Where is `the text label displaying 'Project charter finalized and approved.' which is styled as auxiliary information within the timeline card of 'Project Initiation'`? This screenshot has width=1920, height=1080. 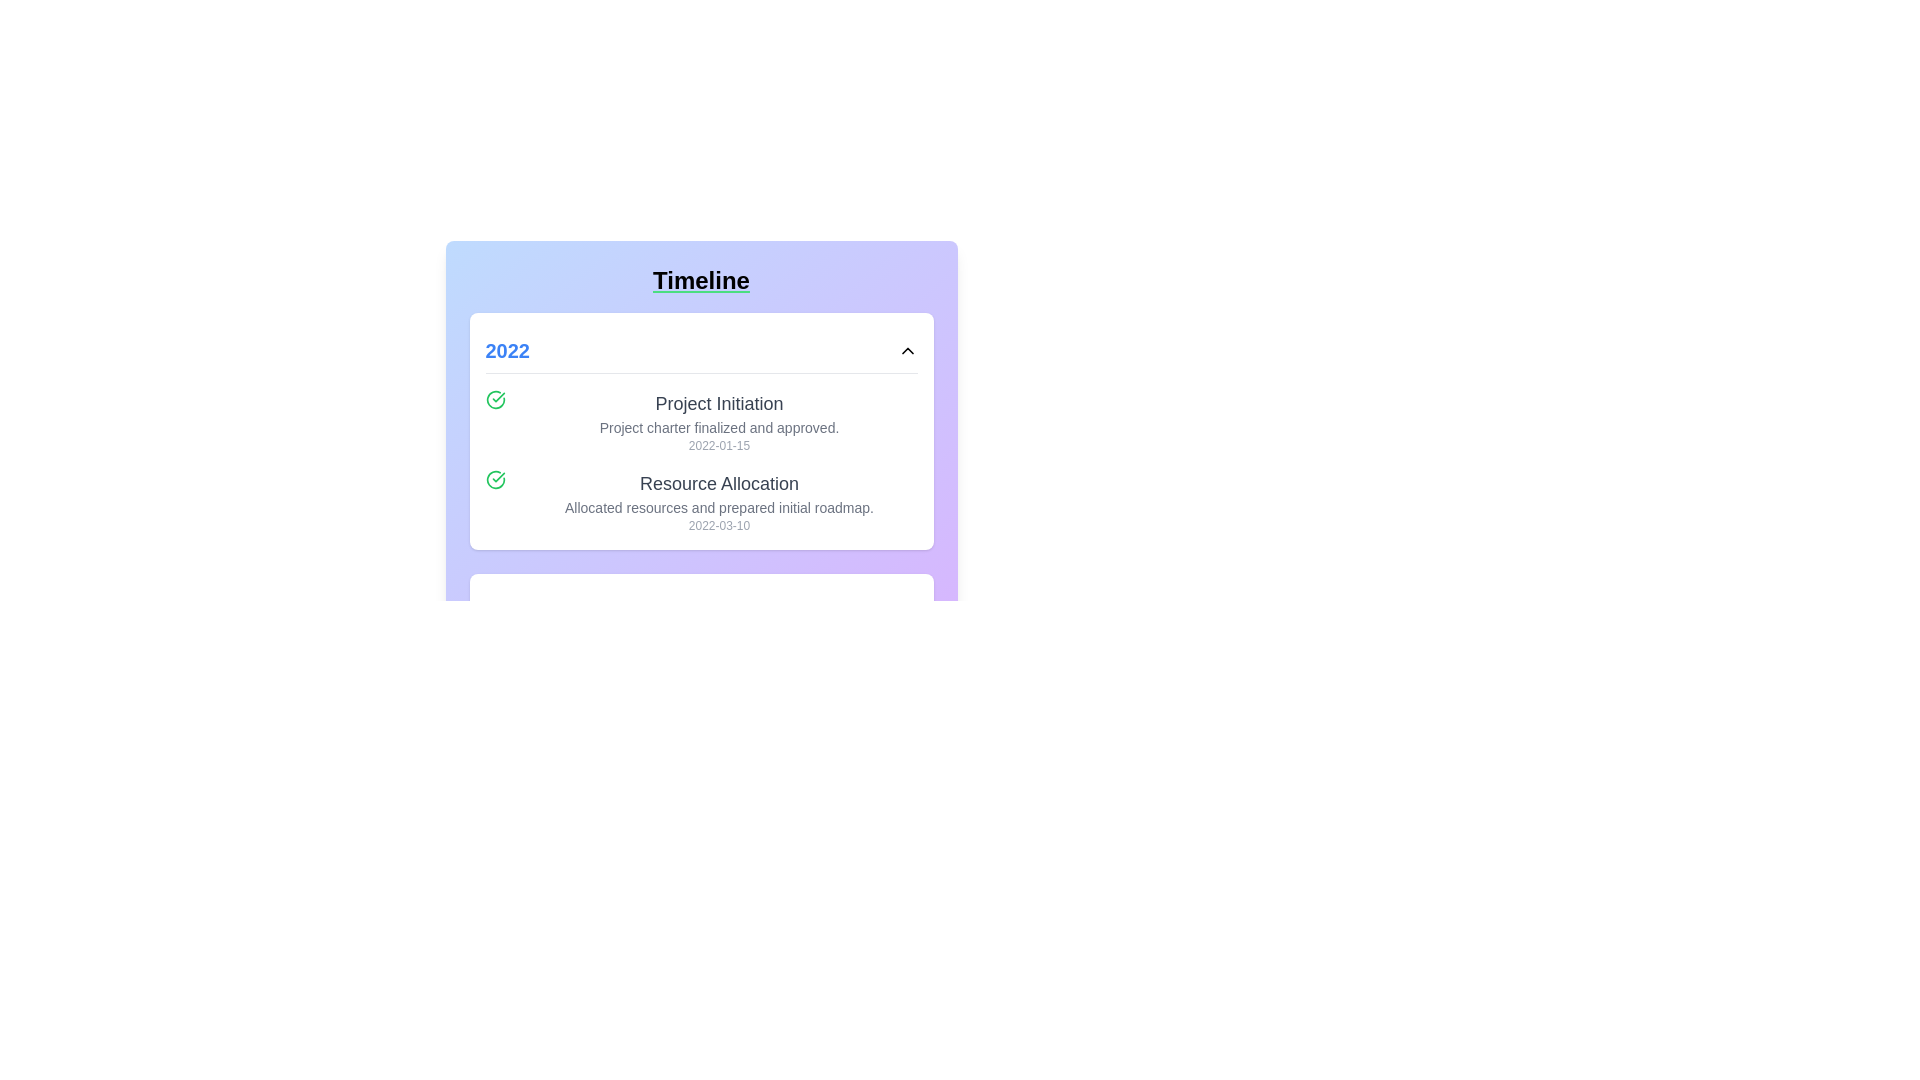
the text label displaying 'Project charter finalized and approved.' which is styled as auxiliary information within the timeline card of 'Project Initiation' is located at coordinates (719, 427).